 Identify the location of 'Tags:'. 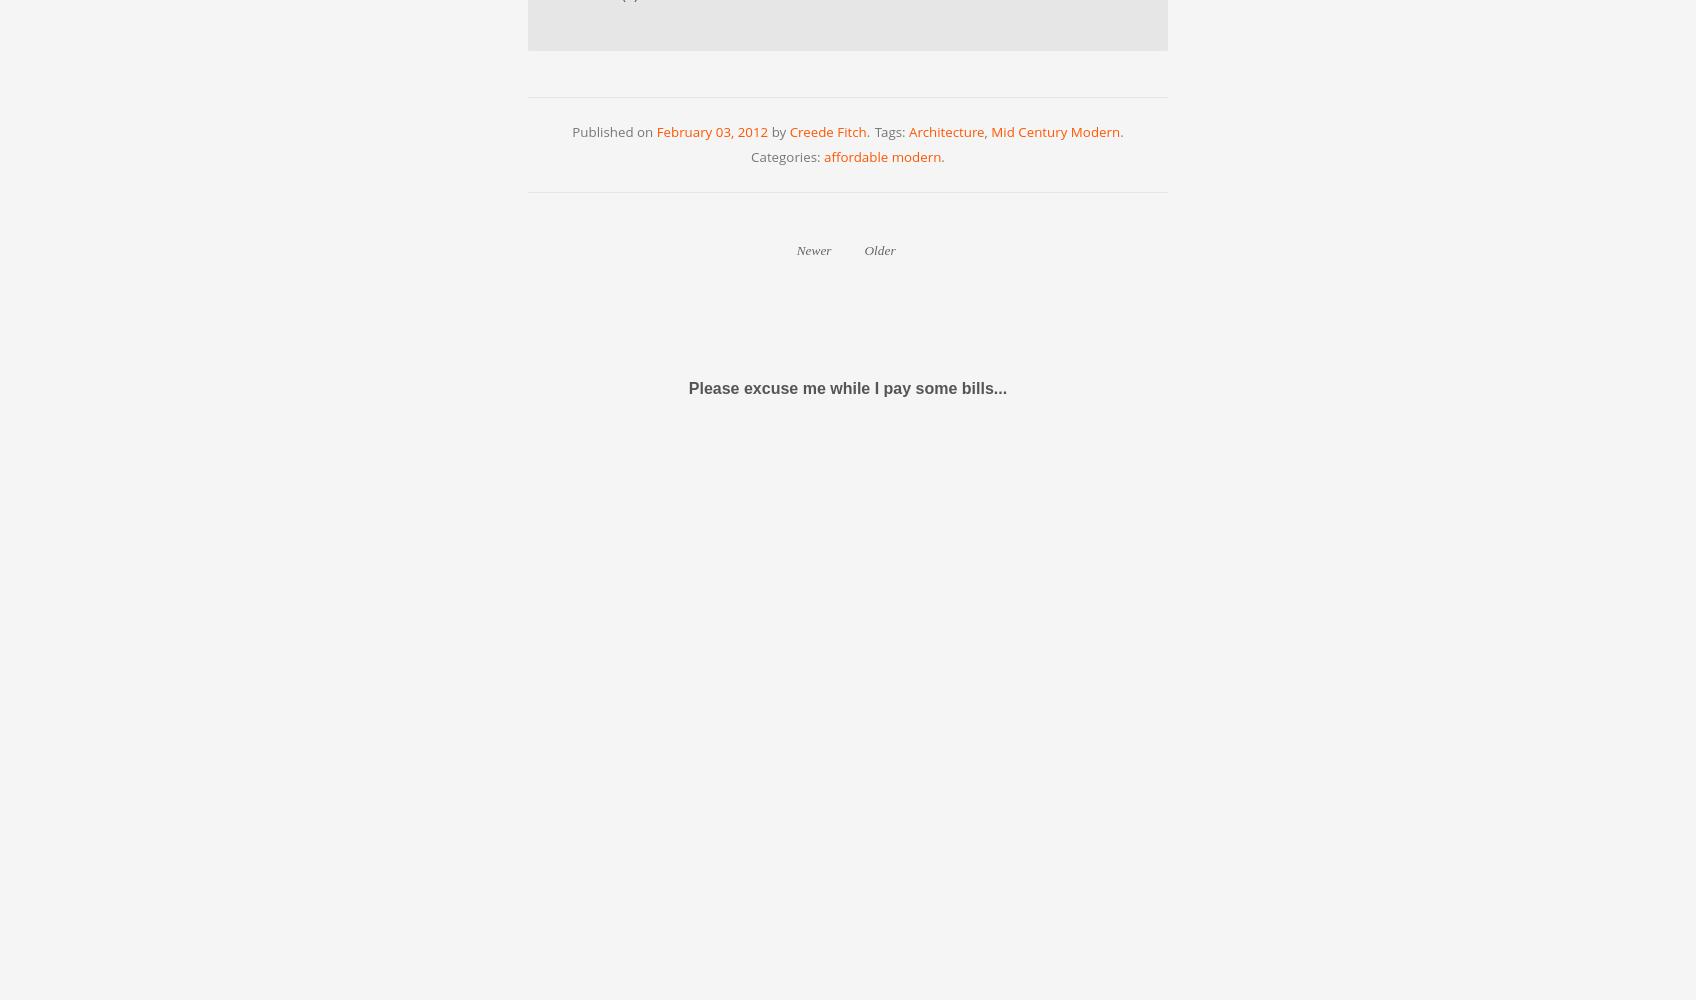
(891, 131).